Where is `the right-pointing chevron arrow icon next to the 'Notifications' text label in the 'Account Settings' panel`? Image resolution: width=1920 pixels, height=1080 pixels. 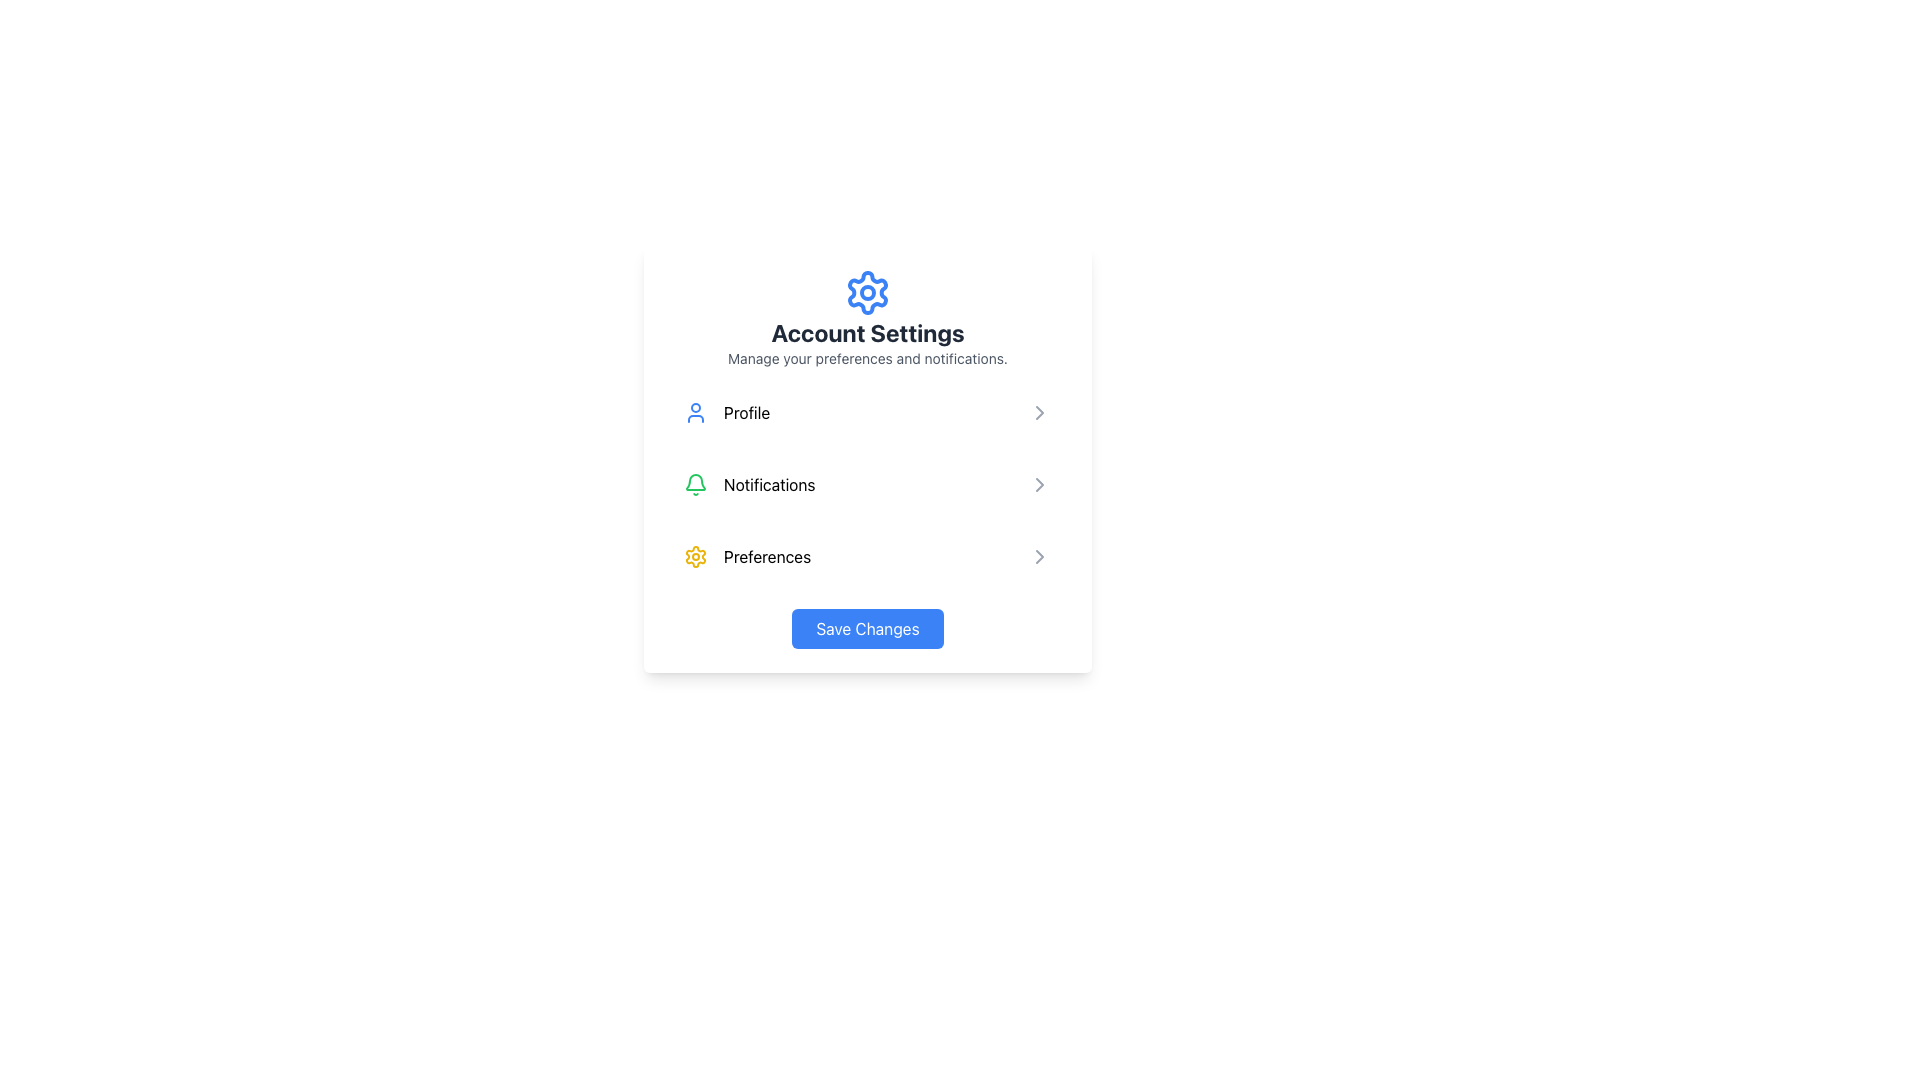 the right-pointing chevron arrow icon next to the 'Notifications' text label in the 'Account Settings' panel is located at coordinates (1040, 485).